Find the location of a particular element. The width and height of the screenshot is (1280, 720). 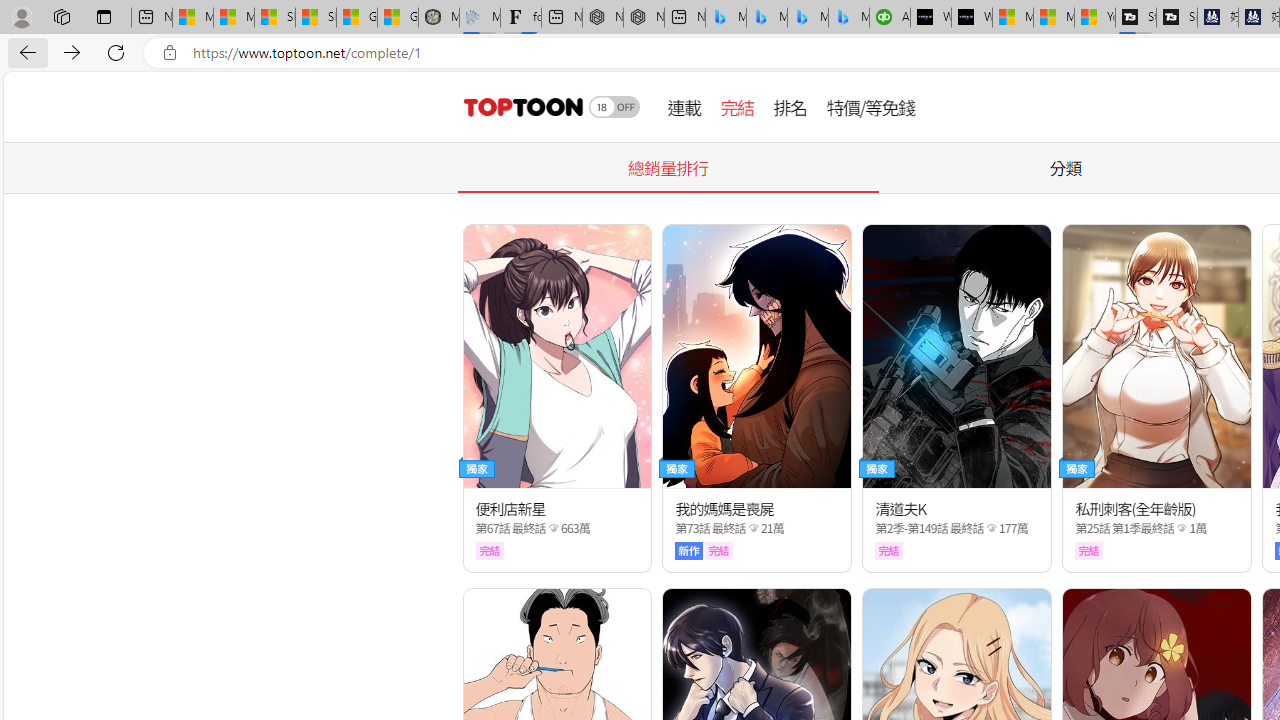

'Class:  switch_18mode actionAdultBtn' is located at coordinates (614, 106).